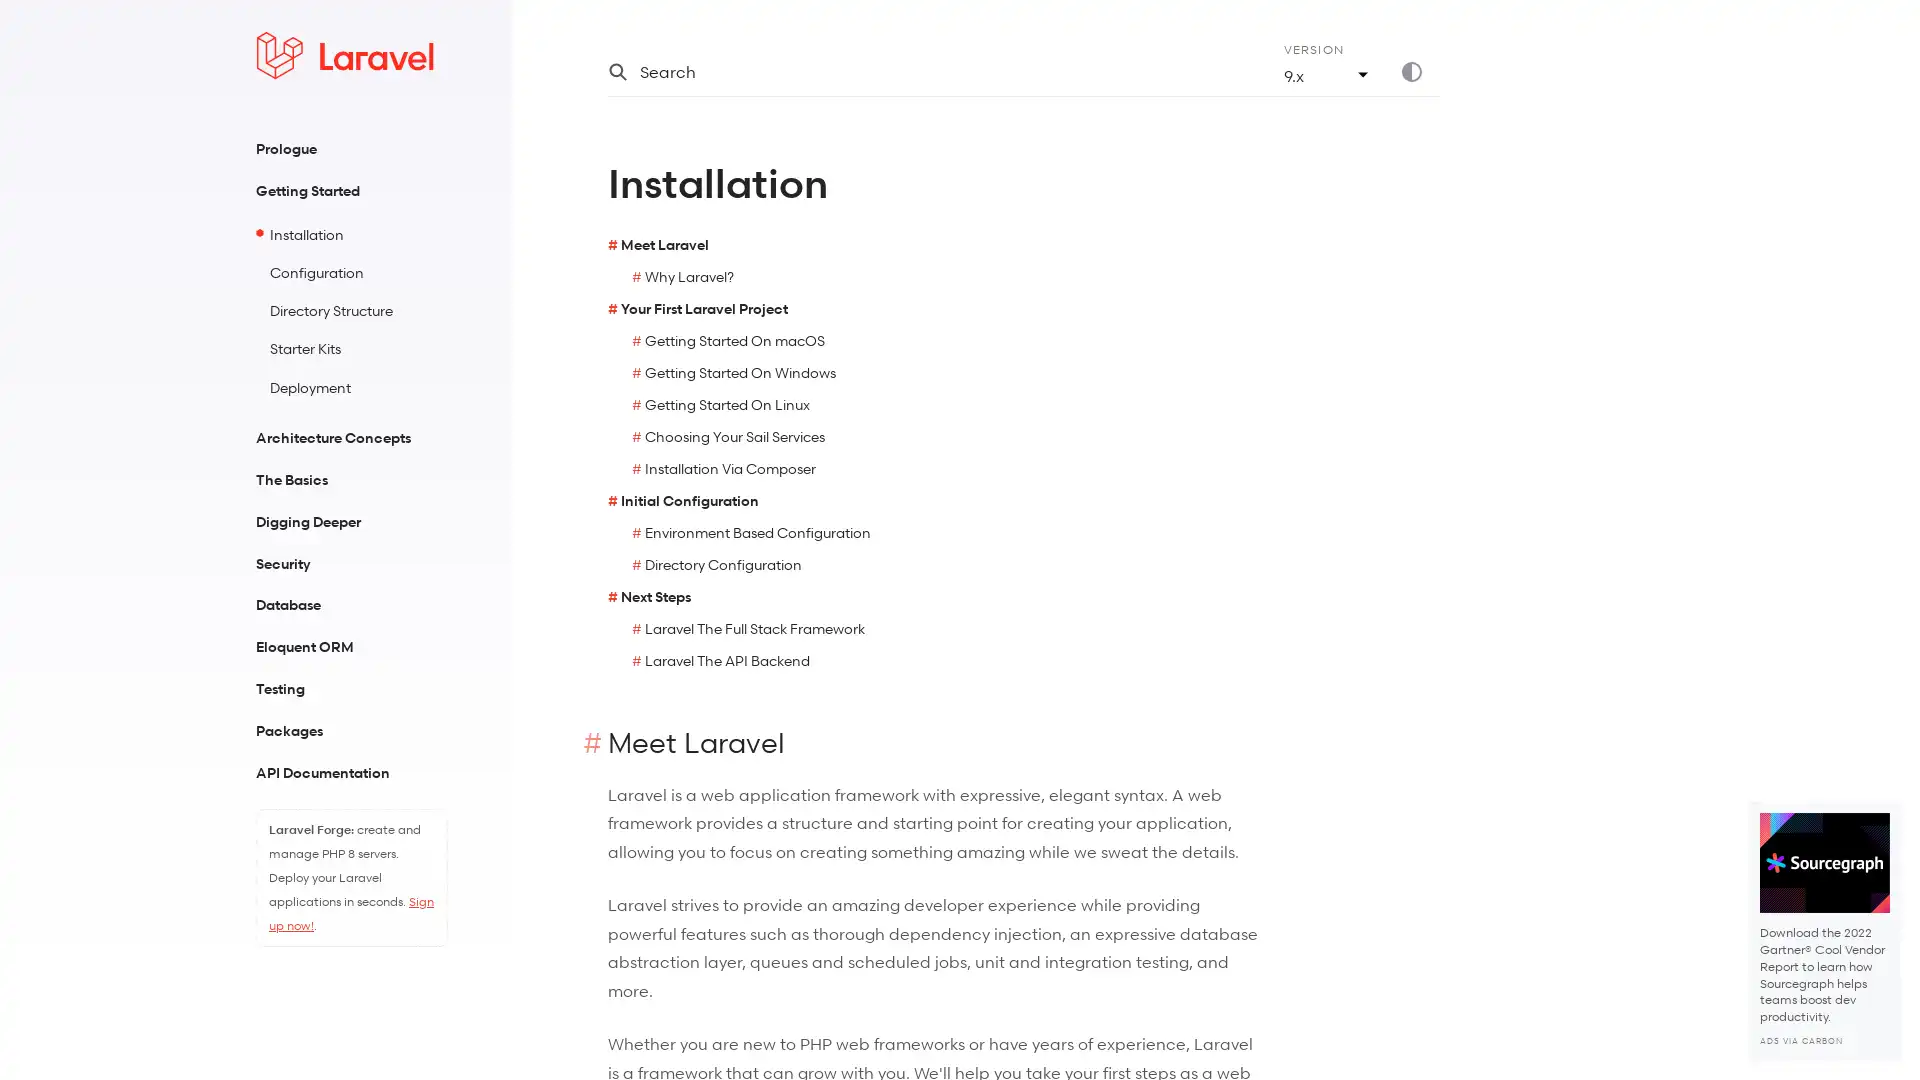 The height and width of the screenshot is (1080, 1920). Describe the element at coordinates (1419, 71) in the screenshot. I see `Switch to dark mode` at that location.